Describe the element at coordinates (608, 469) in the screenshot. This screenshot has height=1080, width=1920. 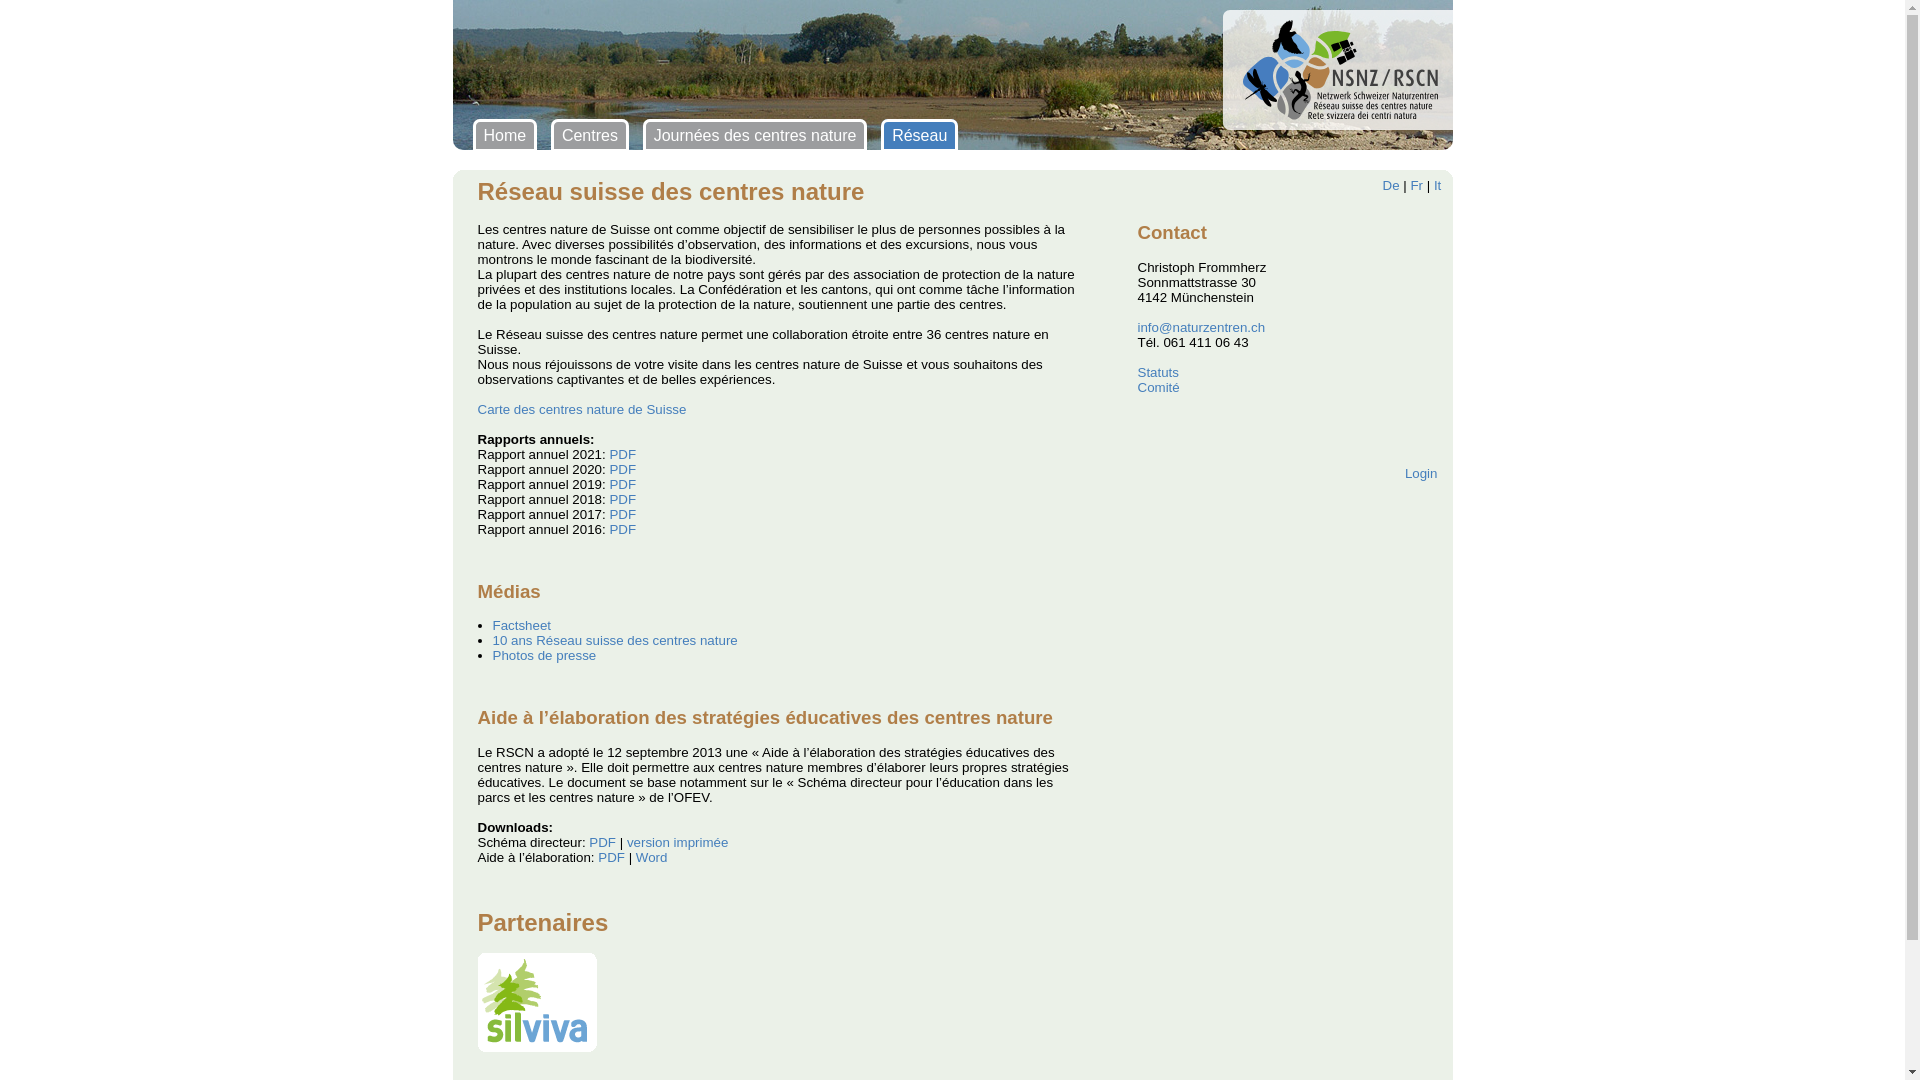
I see `'PDF'` at that location.